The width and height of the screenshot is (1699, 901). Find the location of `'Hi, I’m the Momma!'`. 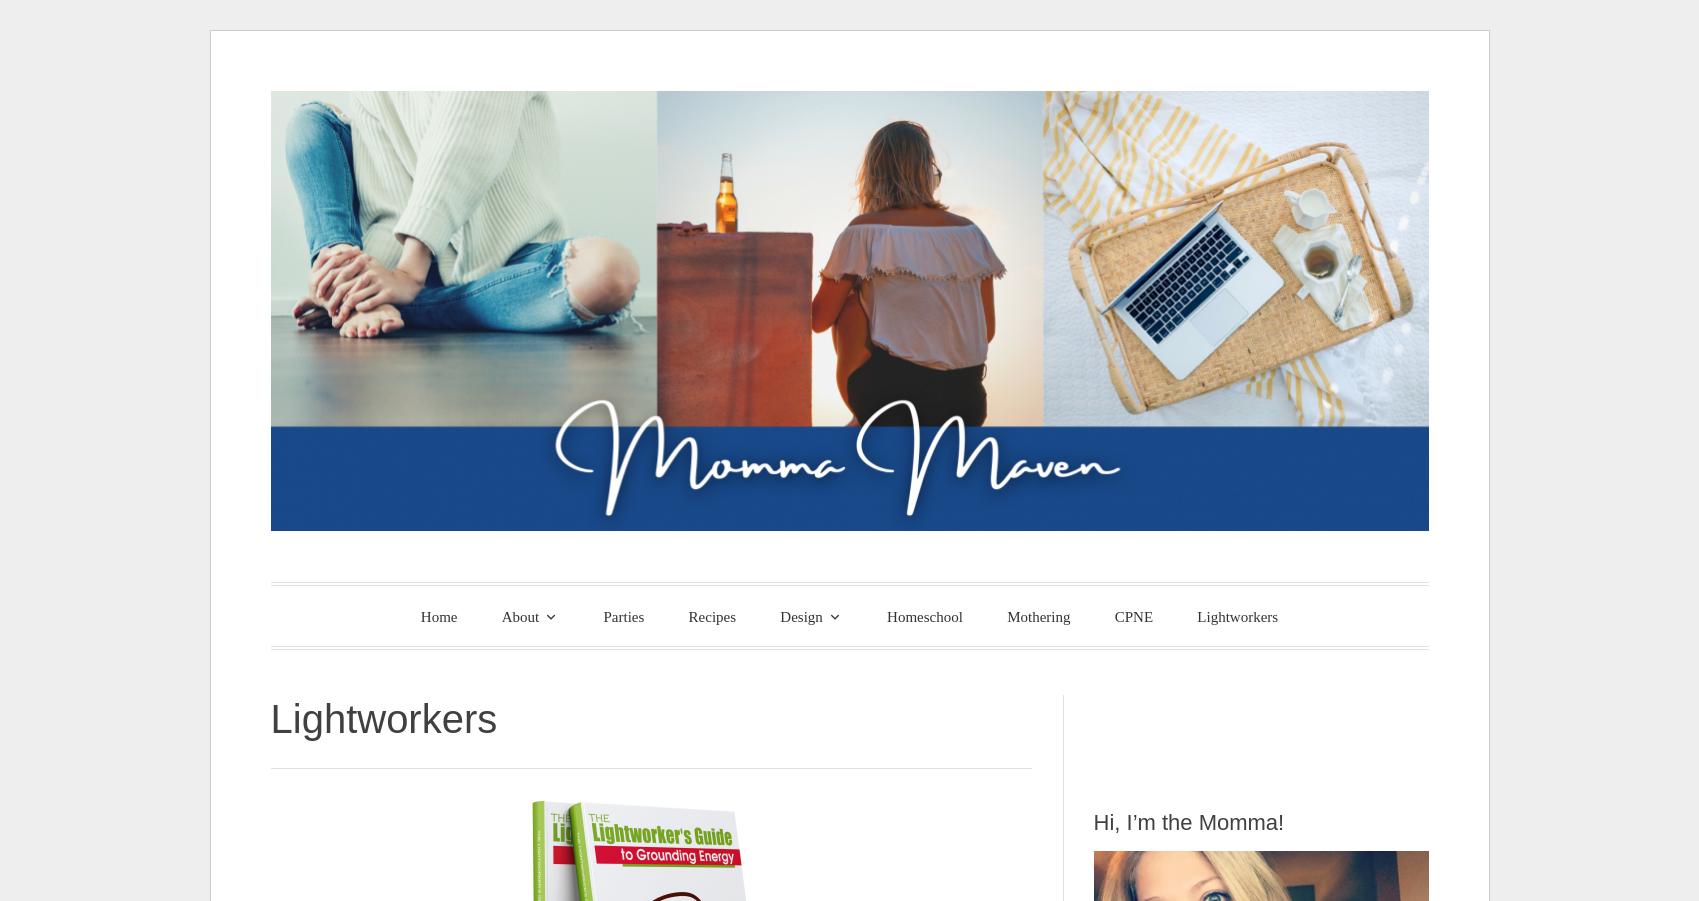

'Hi, I’m the Momma!' is located at coordinates (1188, 821).